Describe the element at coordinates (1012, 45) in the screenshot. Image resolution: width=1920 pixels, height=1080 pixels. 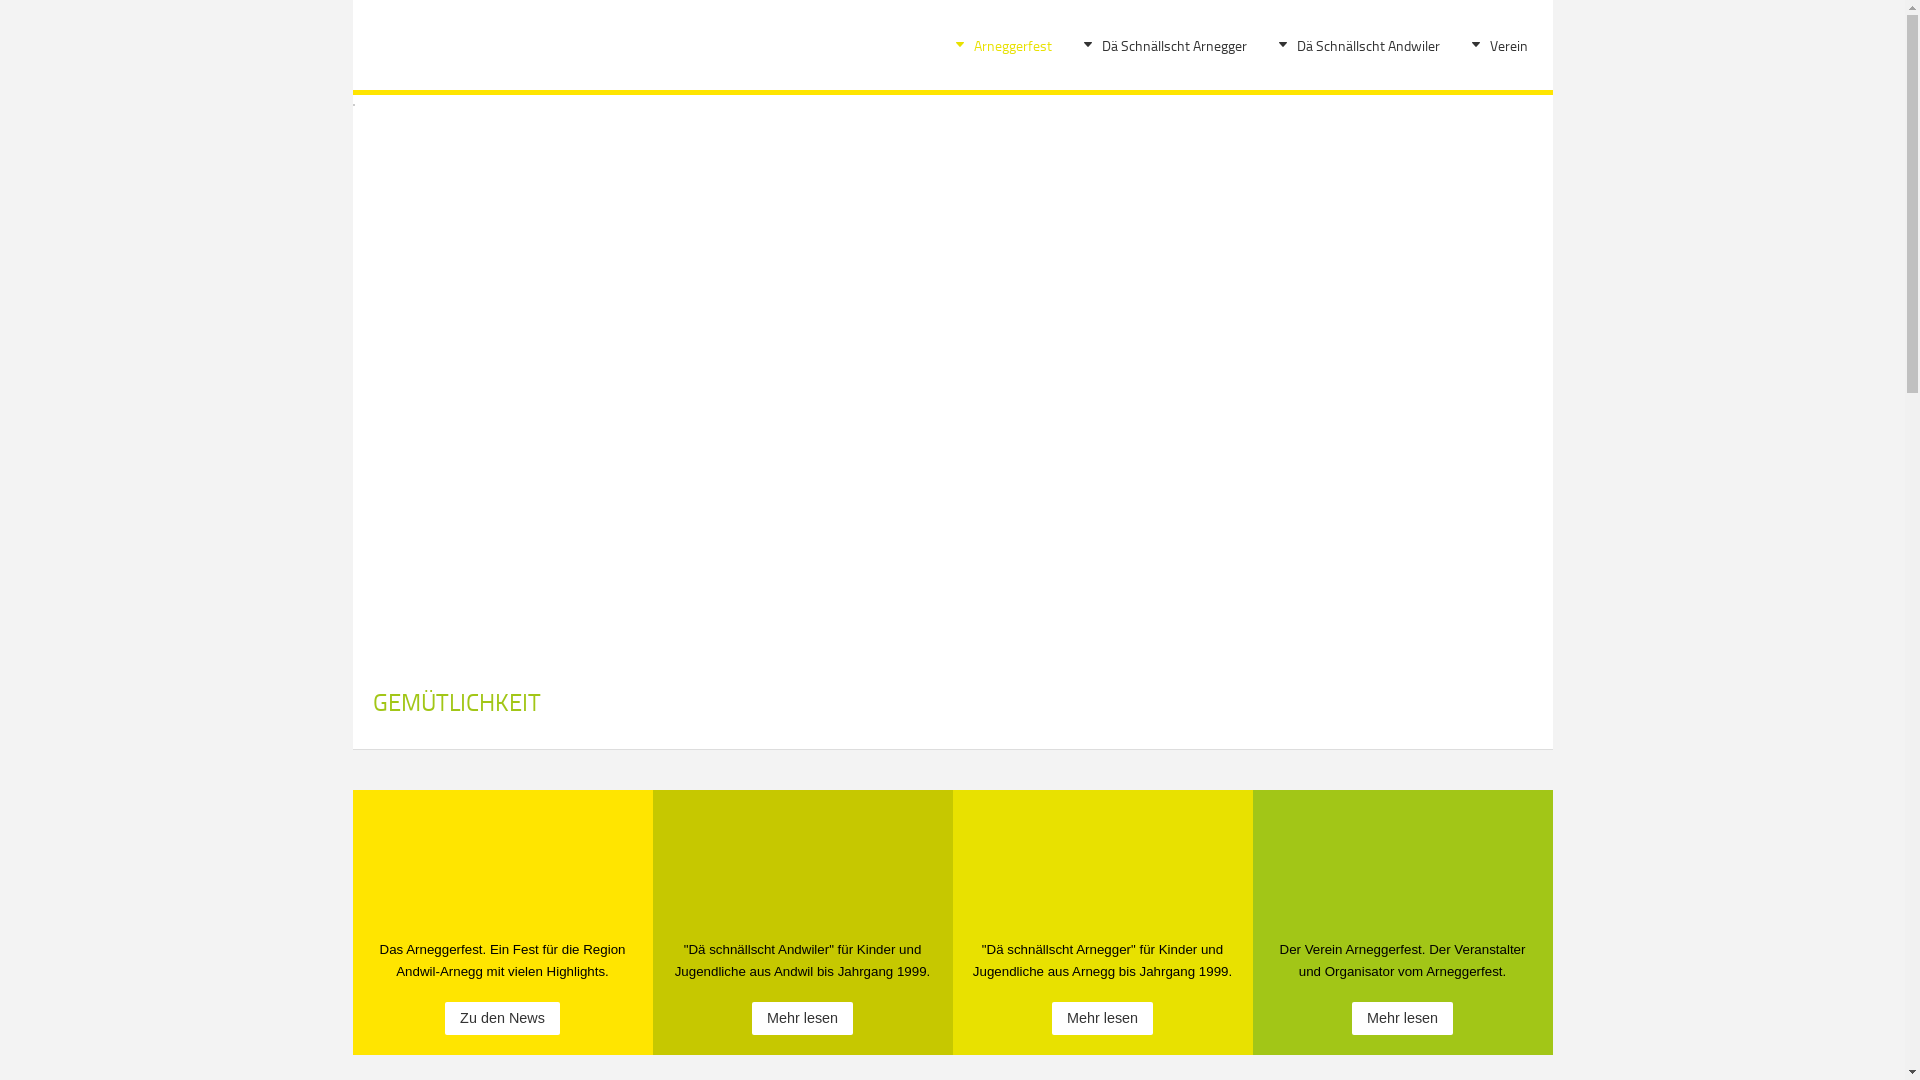
I see `'Arneggerfest'` at that location.